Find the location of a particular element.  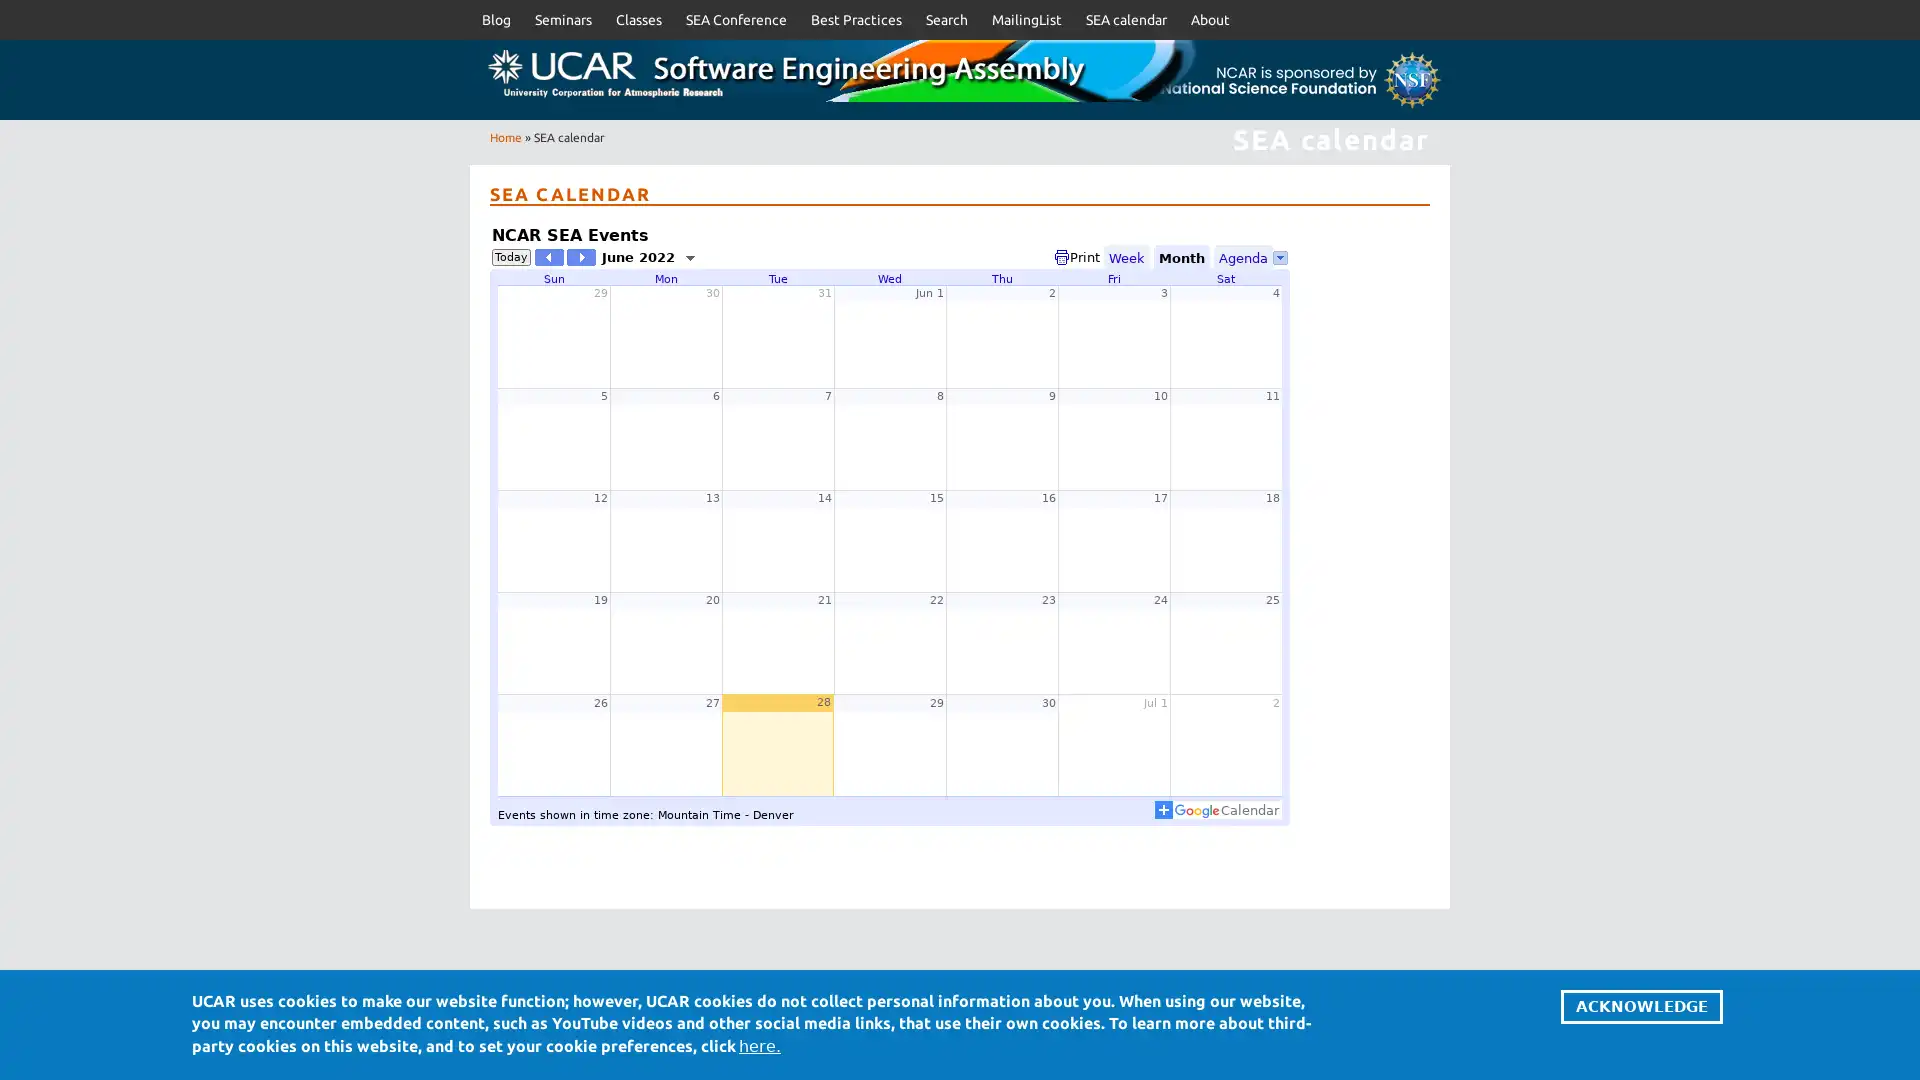

here. is located at coordinates (758, 1044).